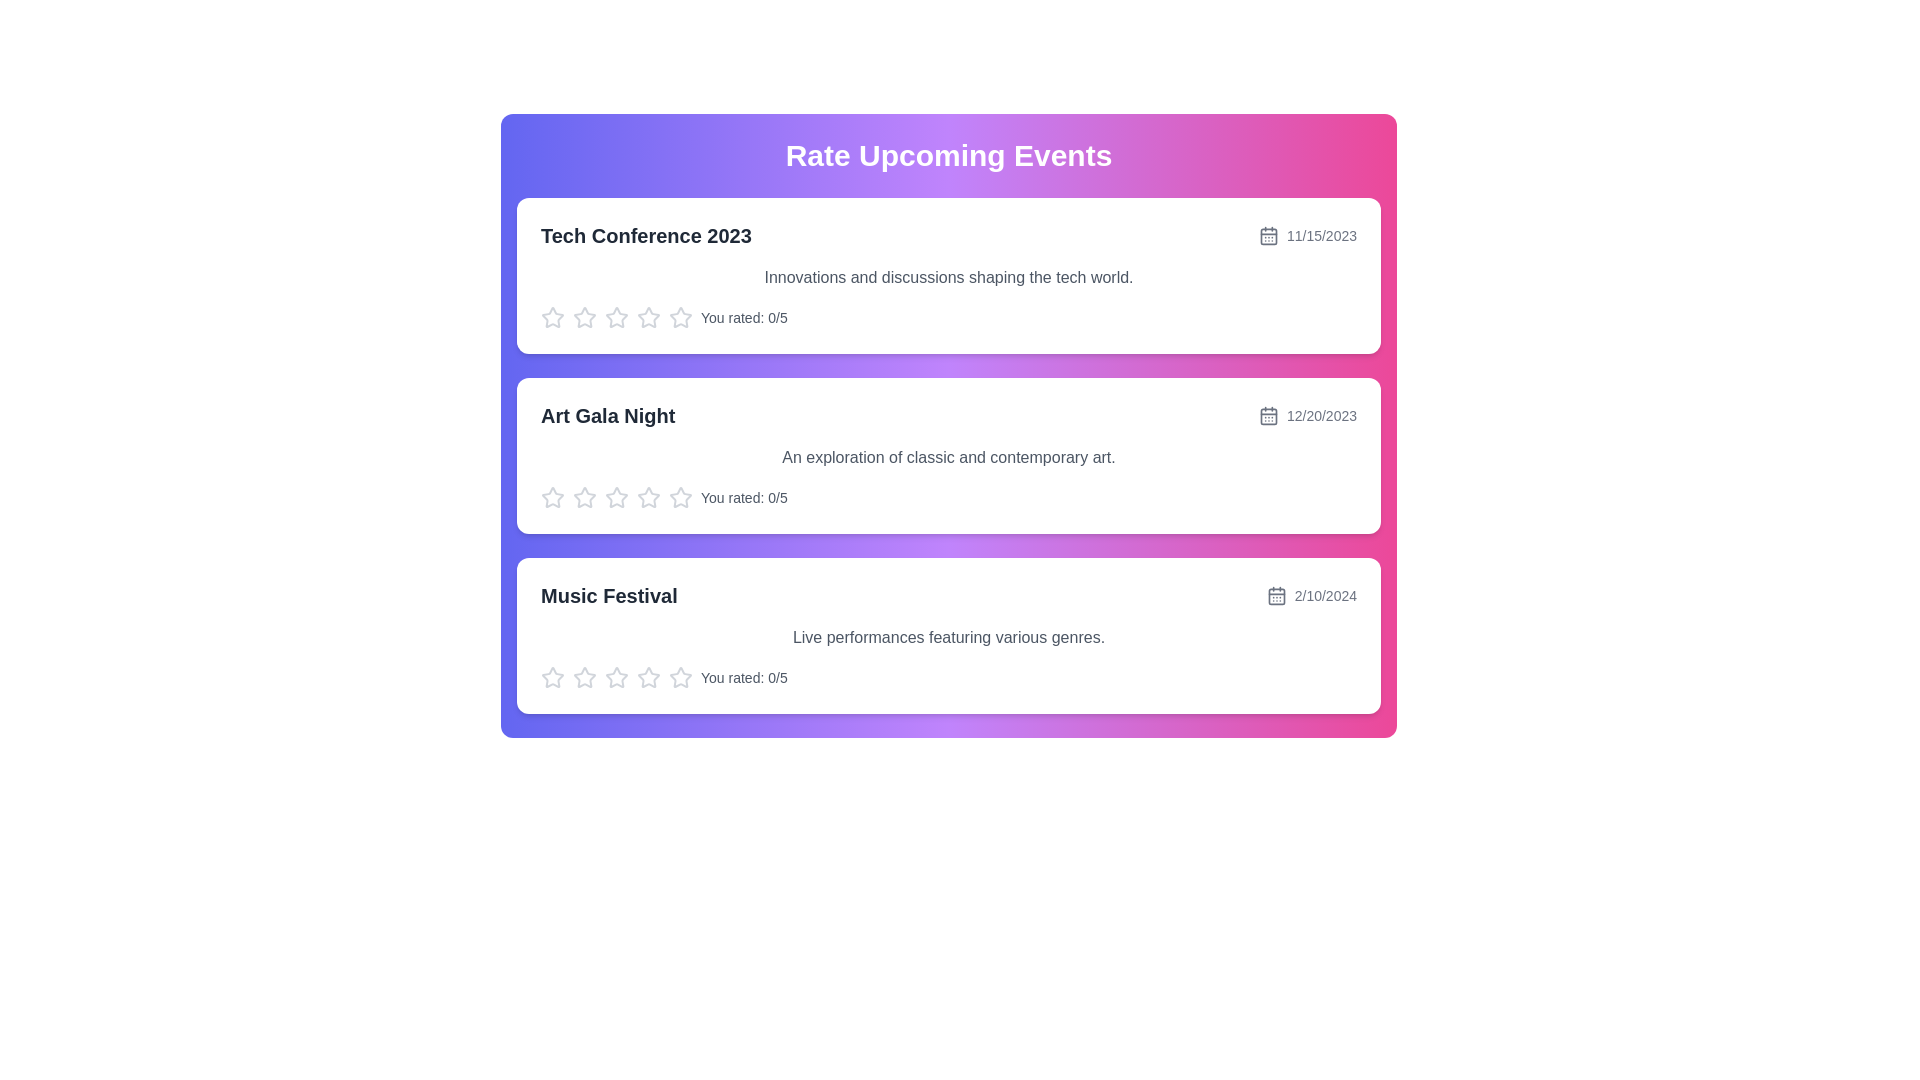 The height and width of the screenshot is (1080, 1920). I want to click on the third star-shaped rating icon for accessibility interactions, located below the title 'Tech Conference 2023', so click(584, 316).